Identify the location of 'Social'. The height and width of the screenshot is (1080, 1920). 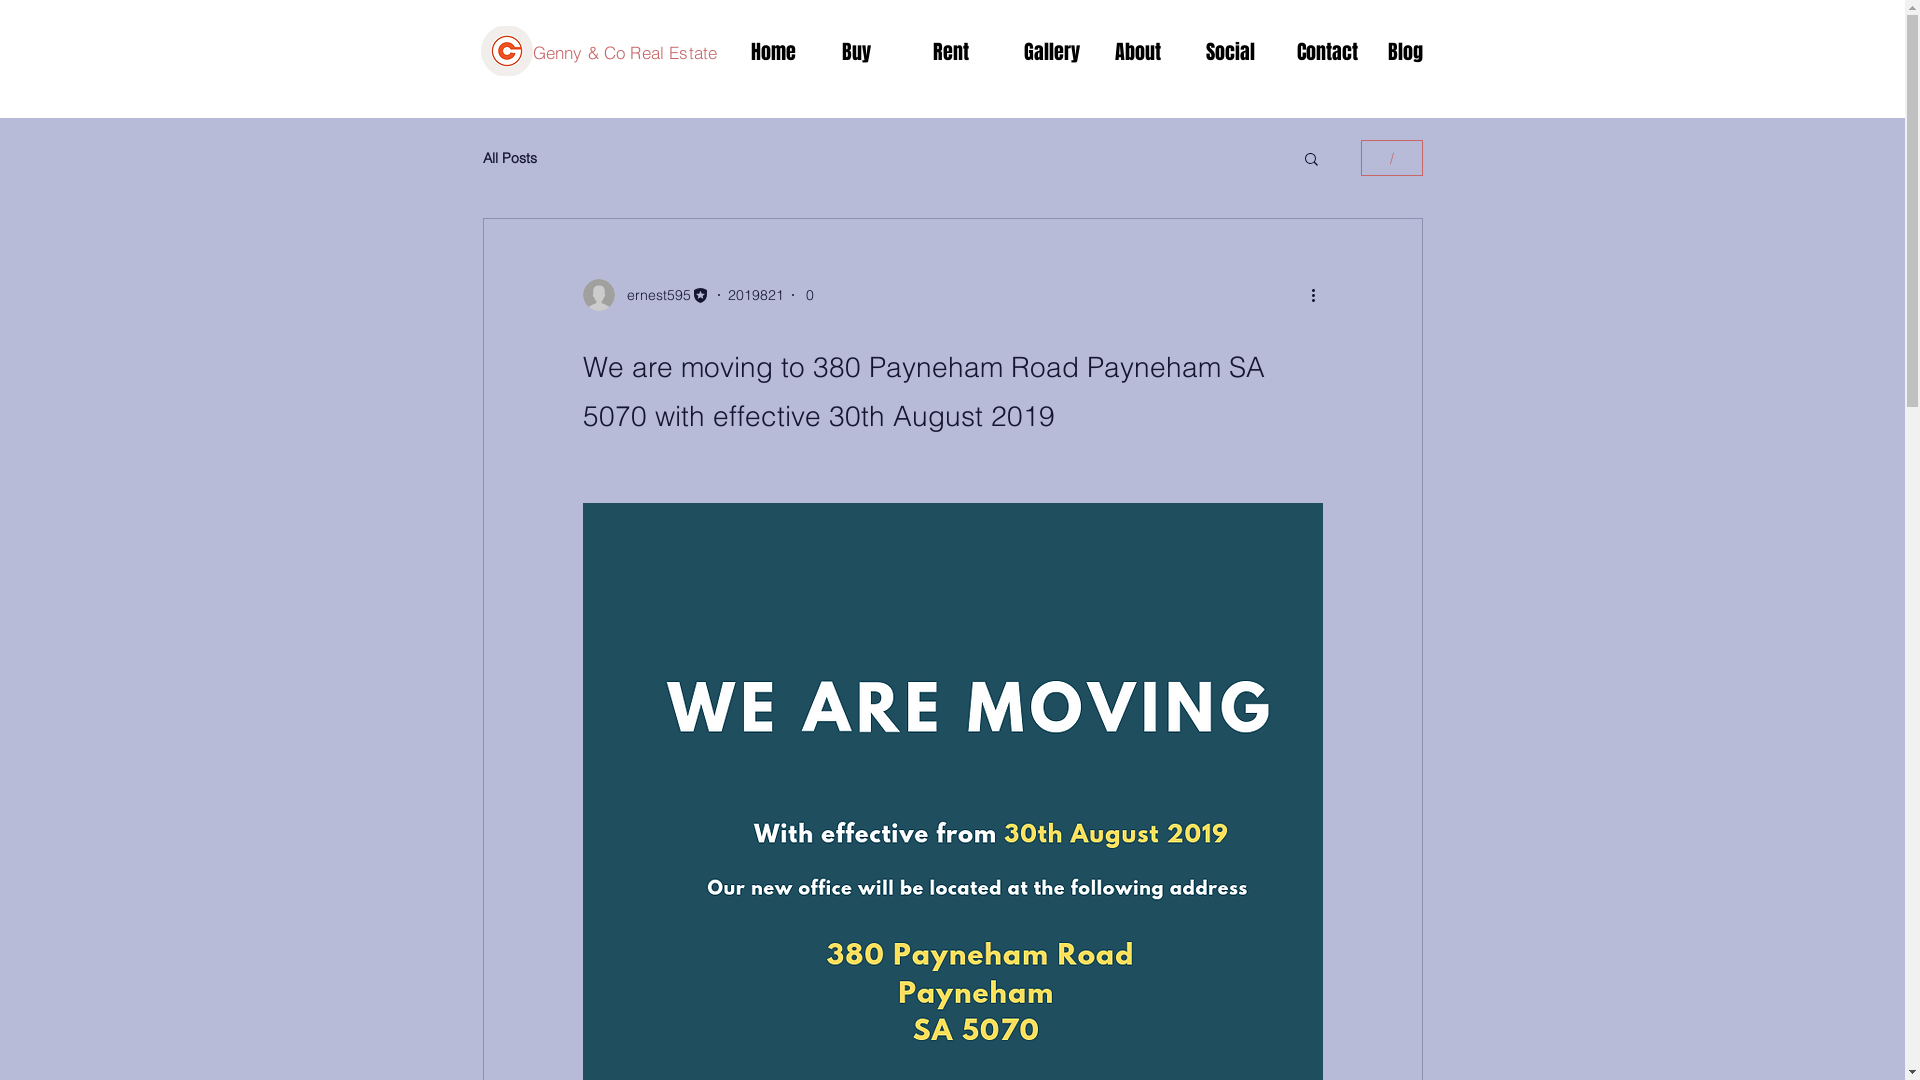
(1234, 50).